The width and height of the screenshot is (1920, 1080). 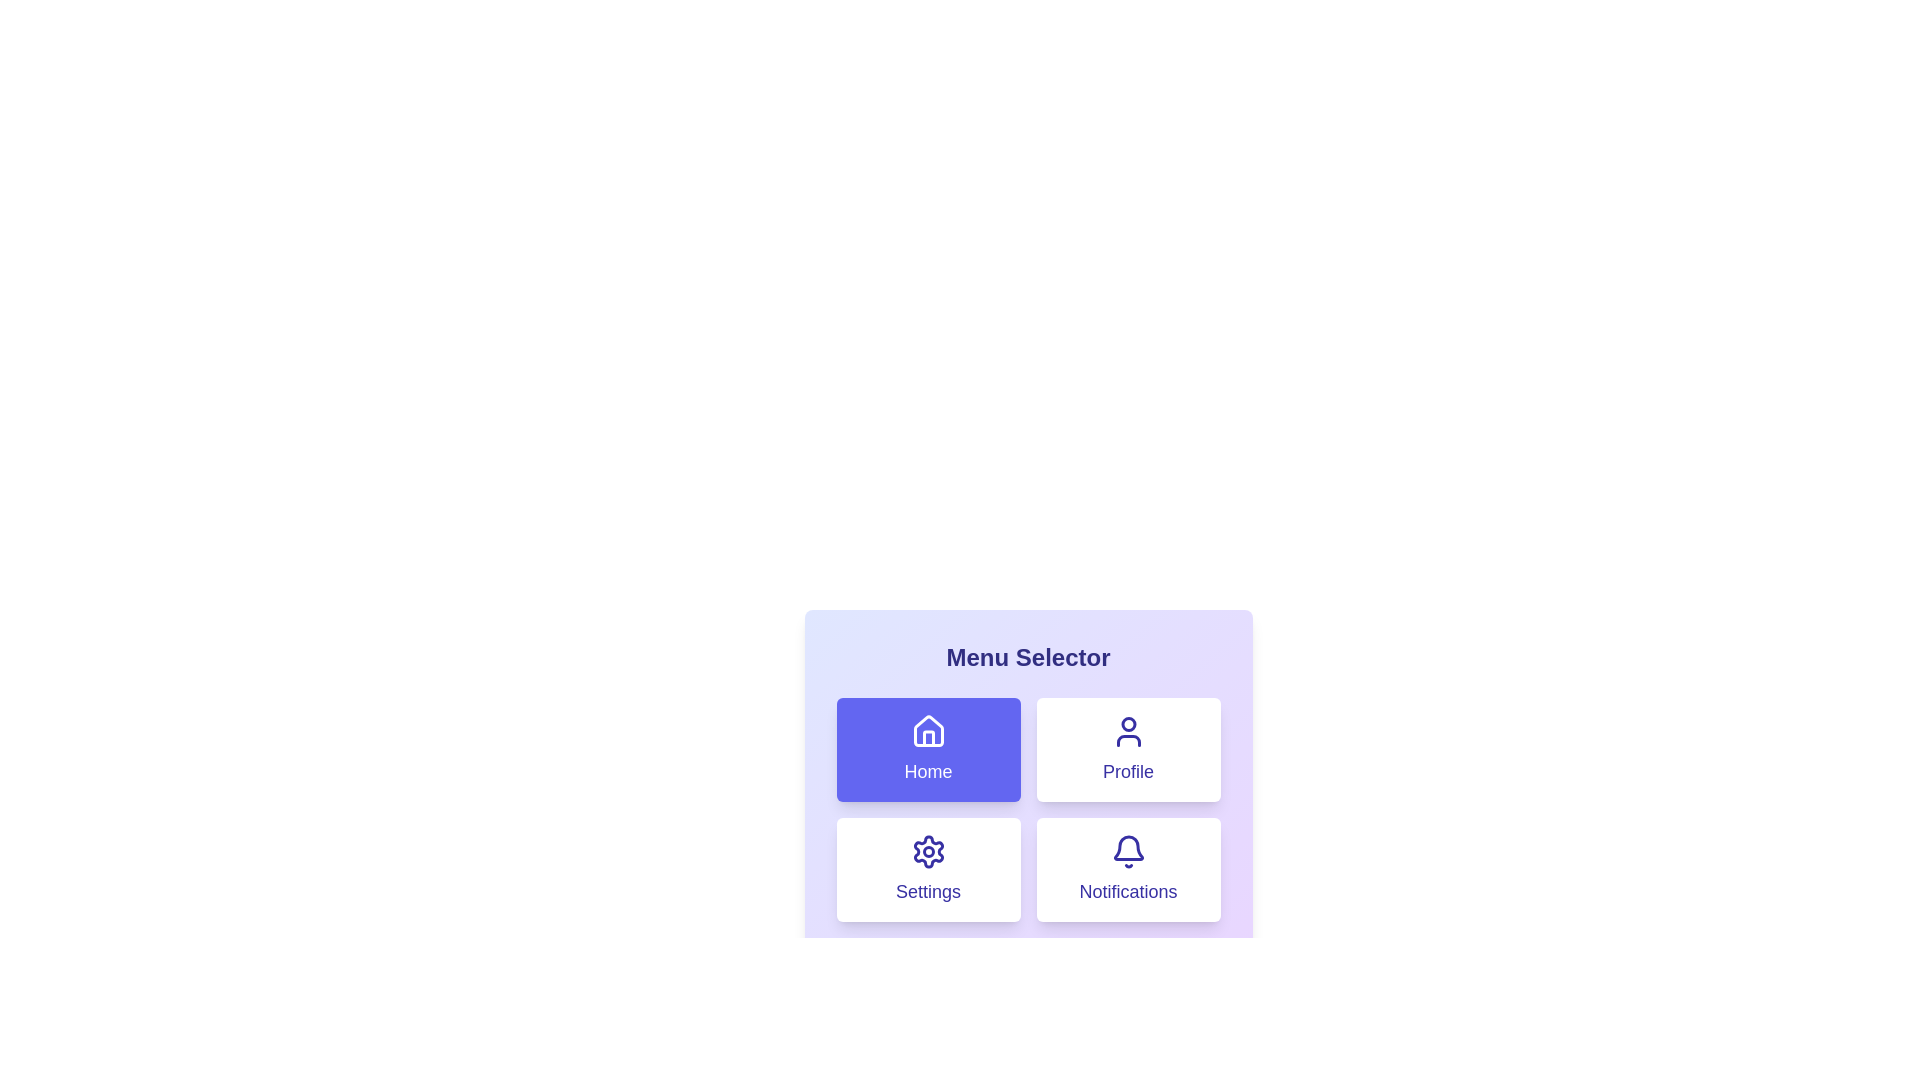 I want to click on the menu option Notifications, so click(x=1128, y=869).